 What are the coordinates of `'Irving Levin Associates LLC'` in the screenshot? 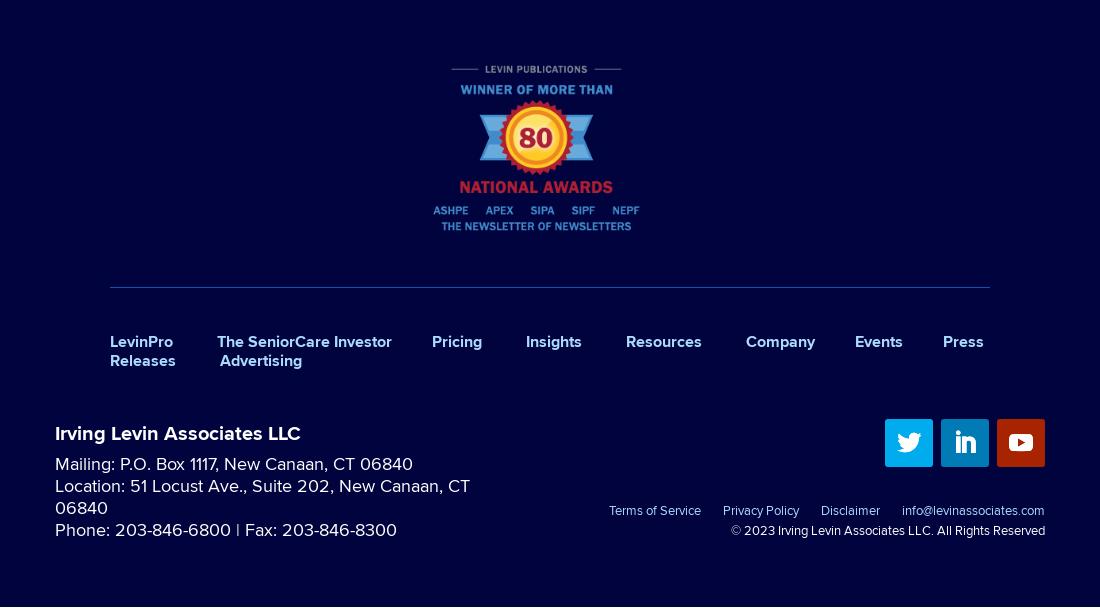 It's located at (176, 430).